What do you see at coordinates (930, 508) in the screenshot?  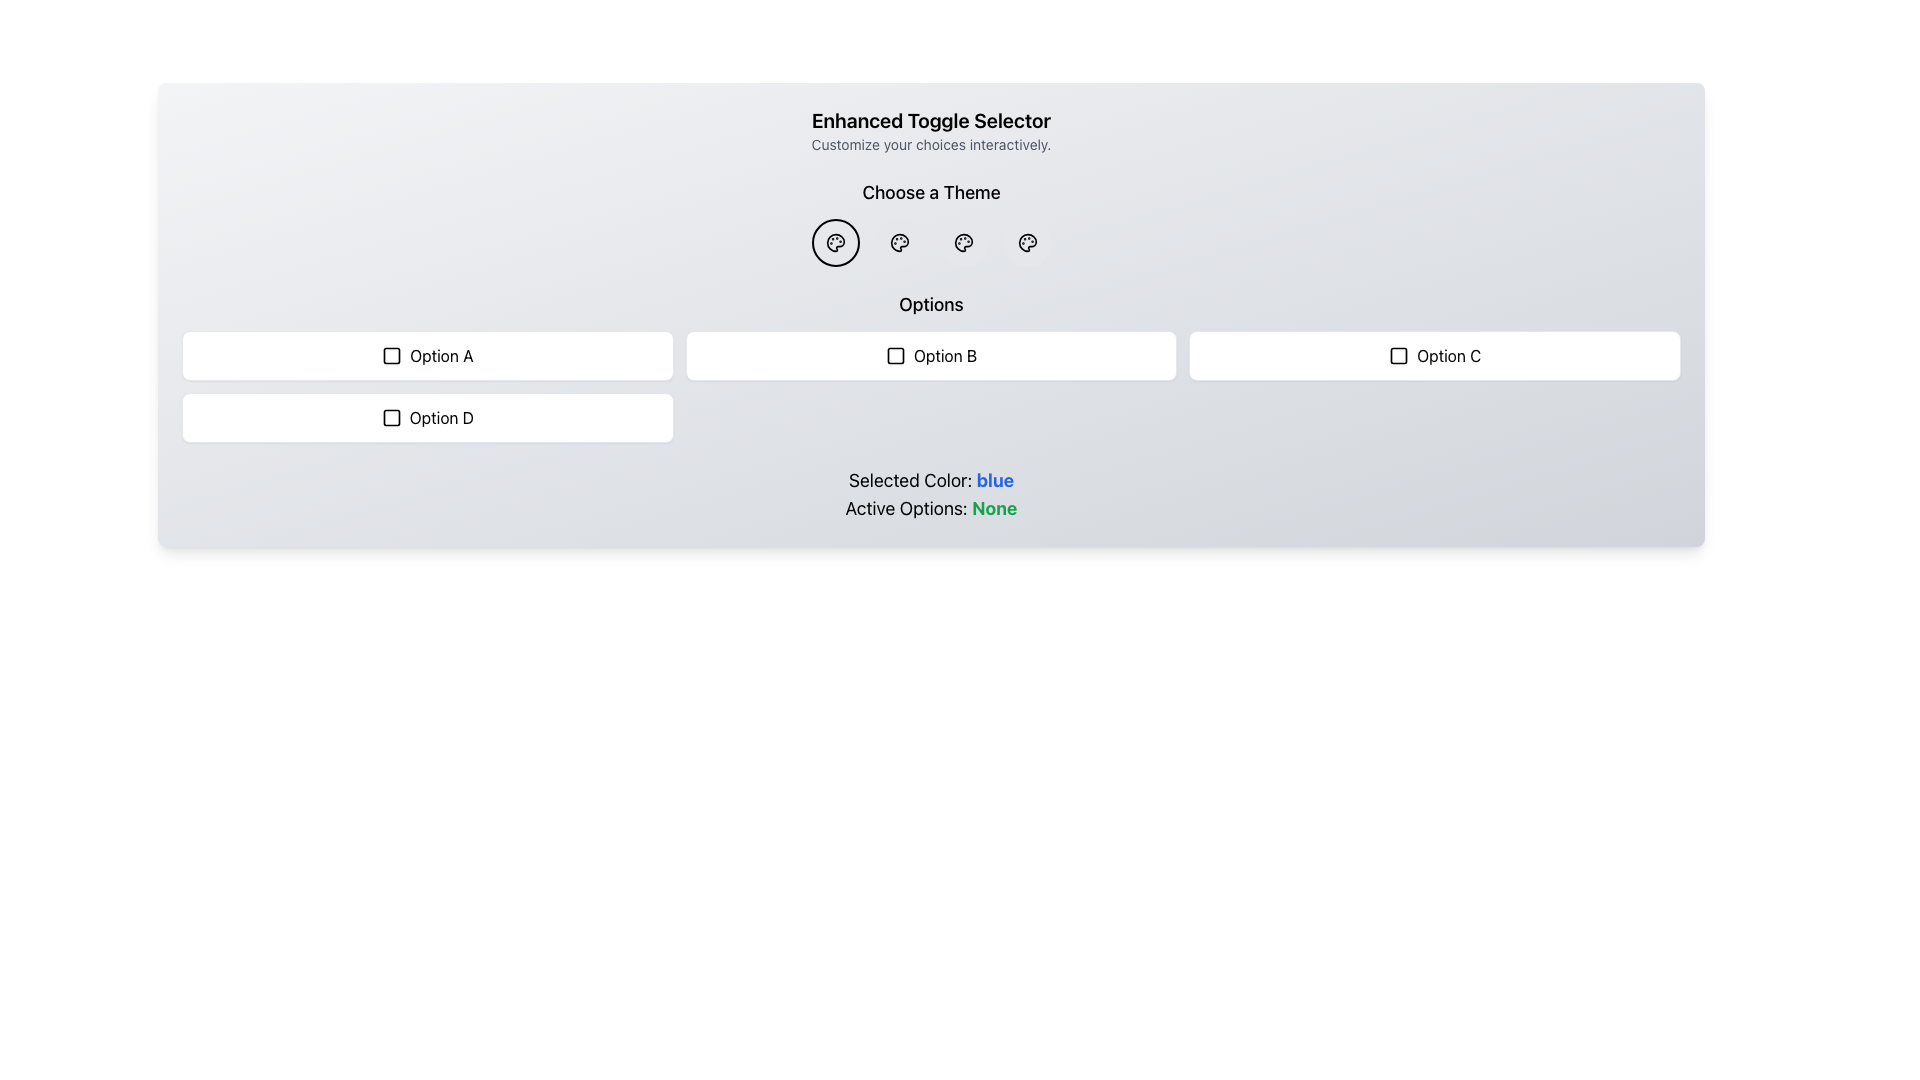 I see `the Text Label that displays the status of the active options, located below the 'Selected Color' text` at bounding box center [930, 508].